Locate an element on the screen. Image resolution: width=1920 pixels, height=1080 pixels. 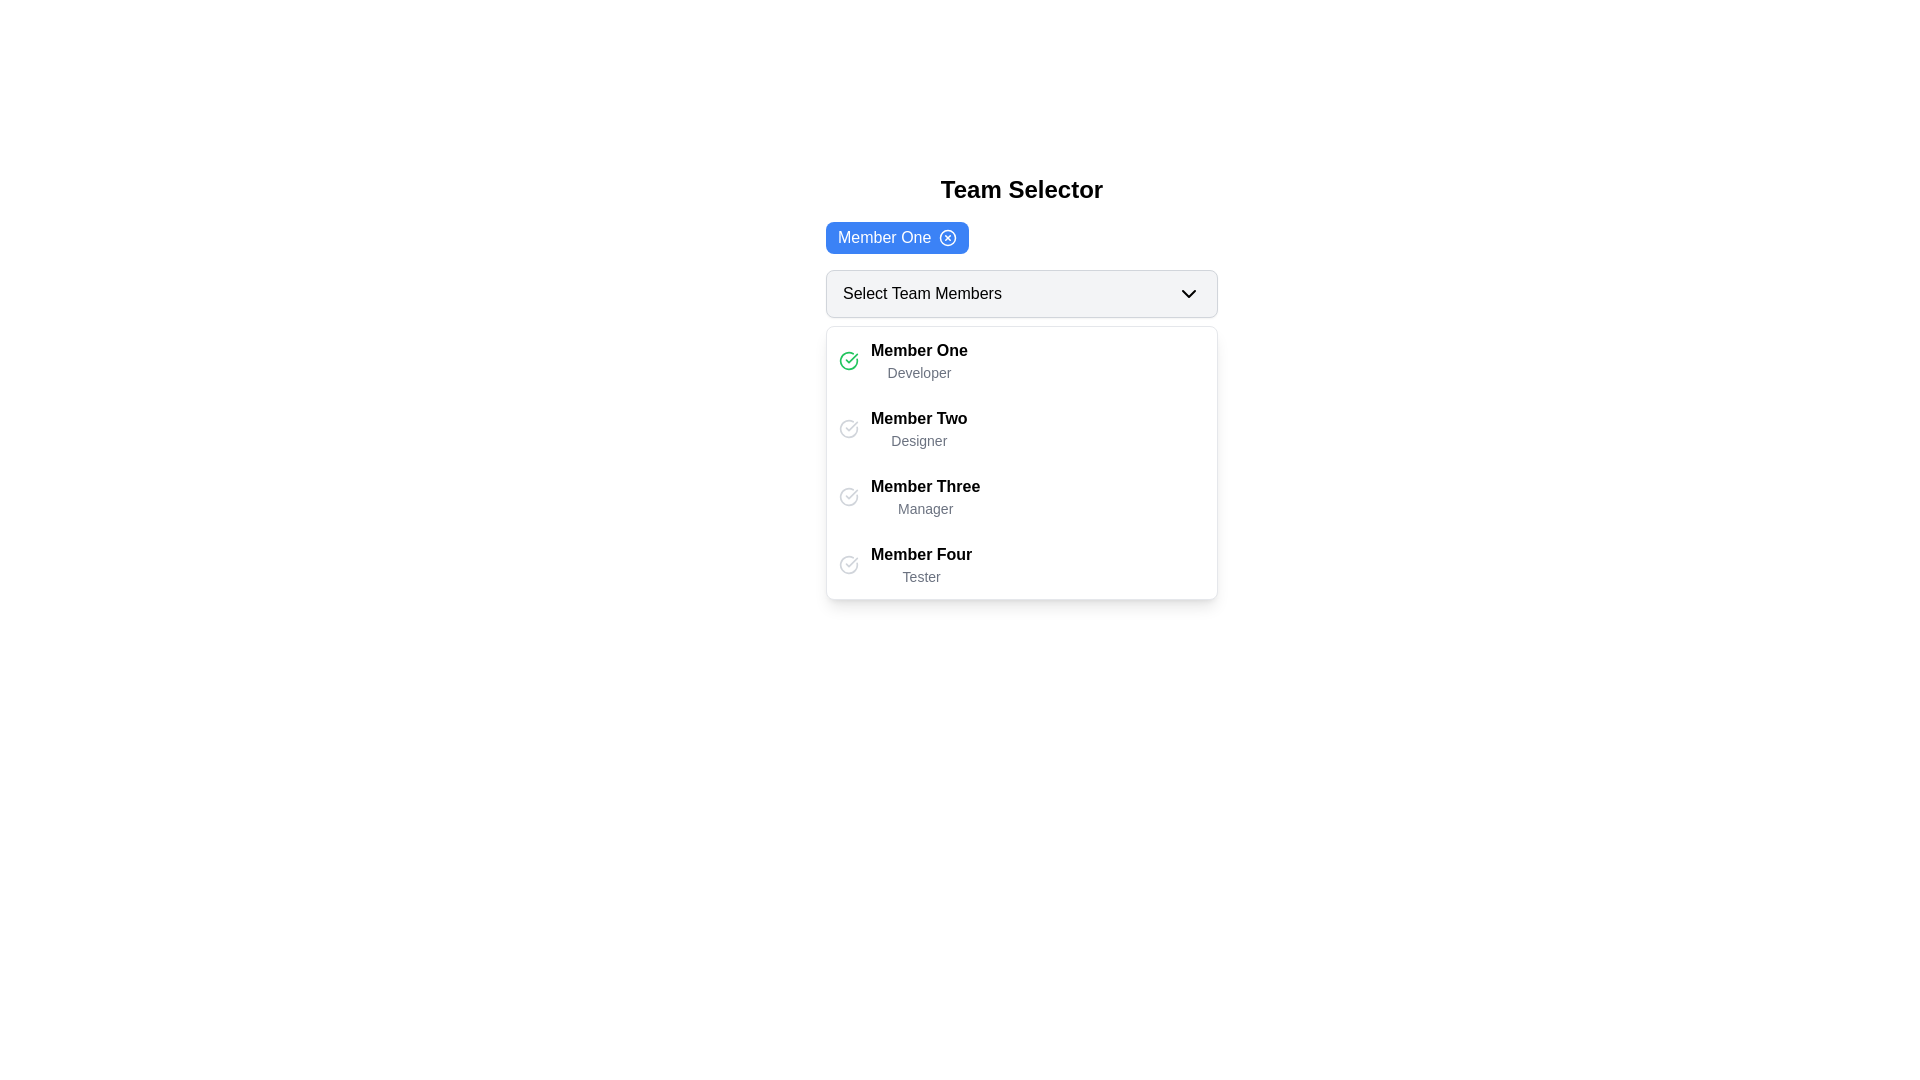
the first selectable list item in the 'Select Team Members' dropdown menu is located at coordinates (1022, 361).